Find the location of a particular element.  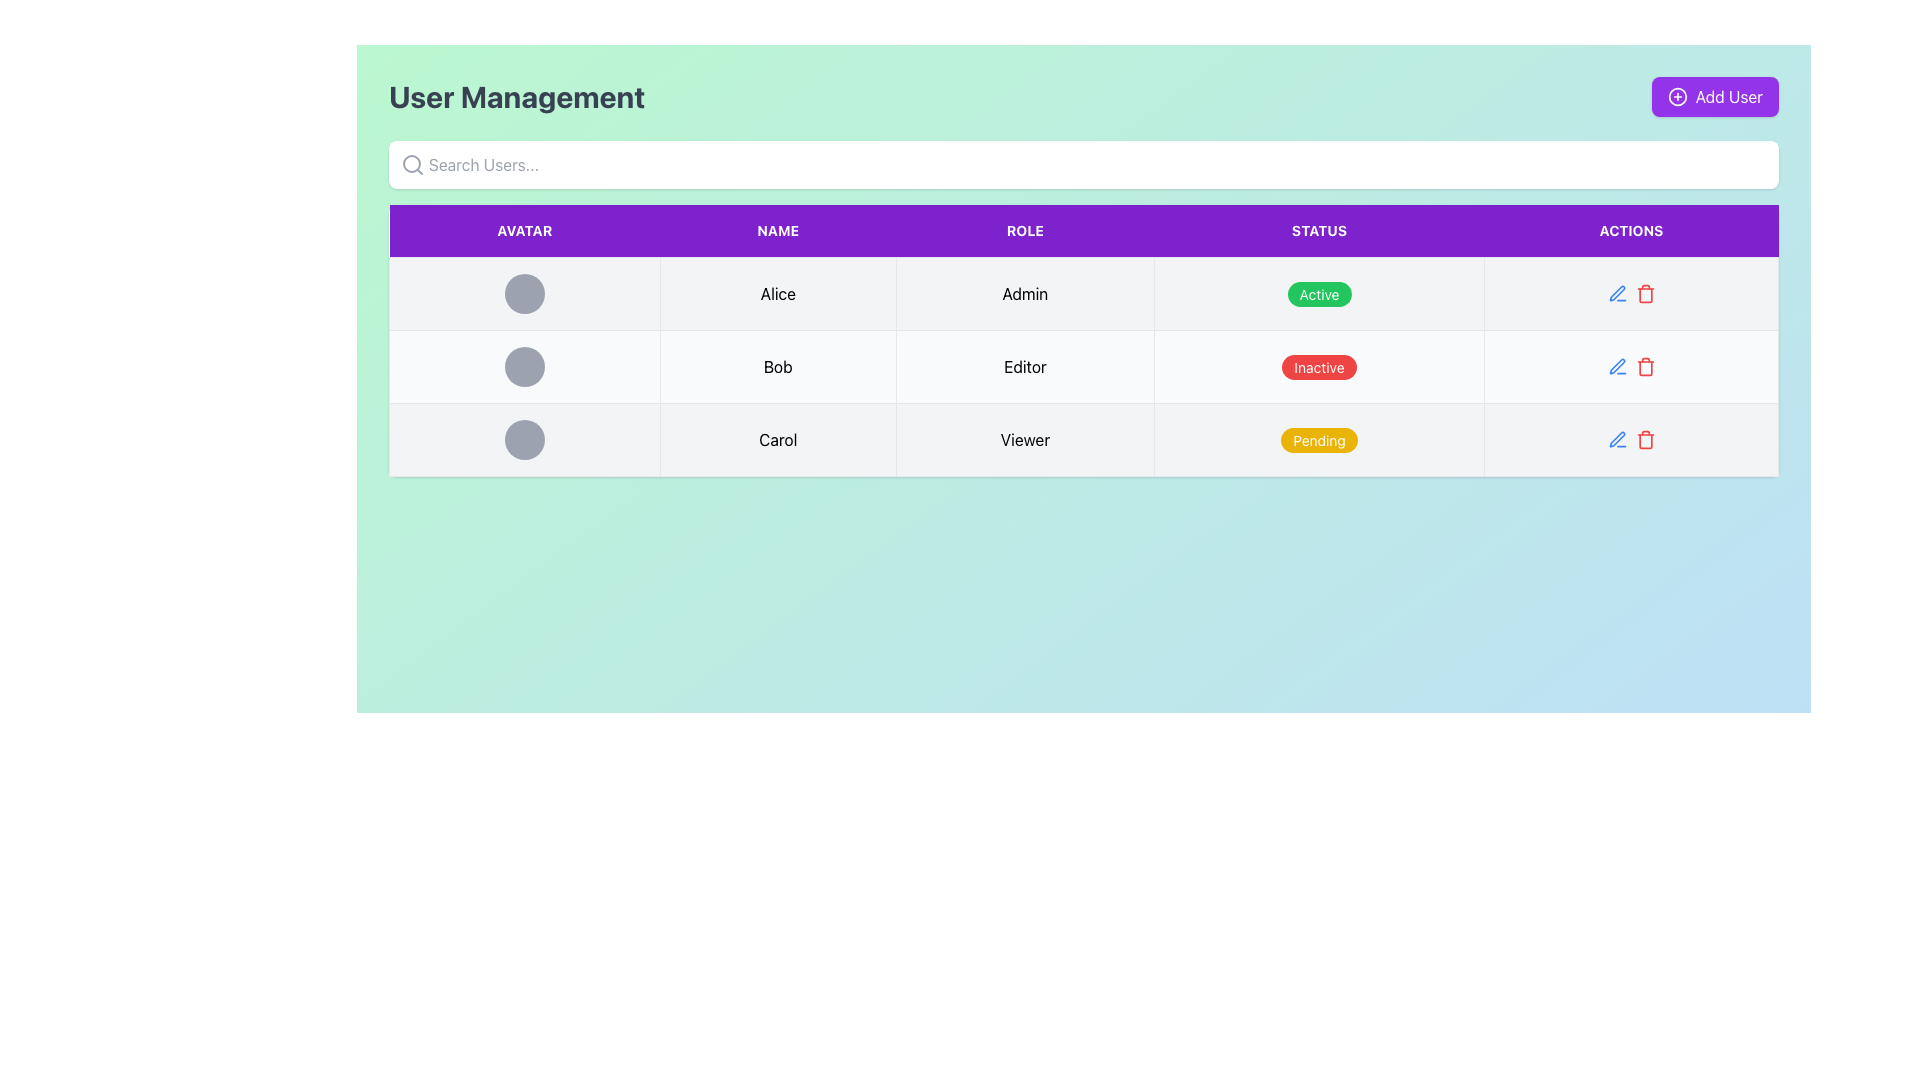

the SVG component that resembles a pen icon, located in the second column under the 'Actions' header in the row associated with 'Bob' is located at coordinates (1617, 293).